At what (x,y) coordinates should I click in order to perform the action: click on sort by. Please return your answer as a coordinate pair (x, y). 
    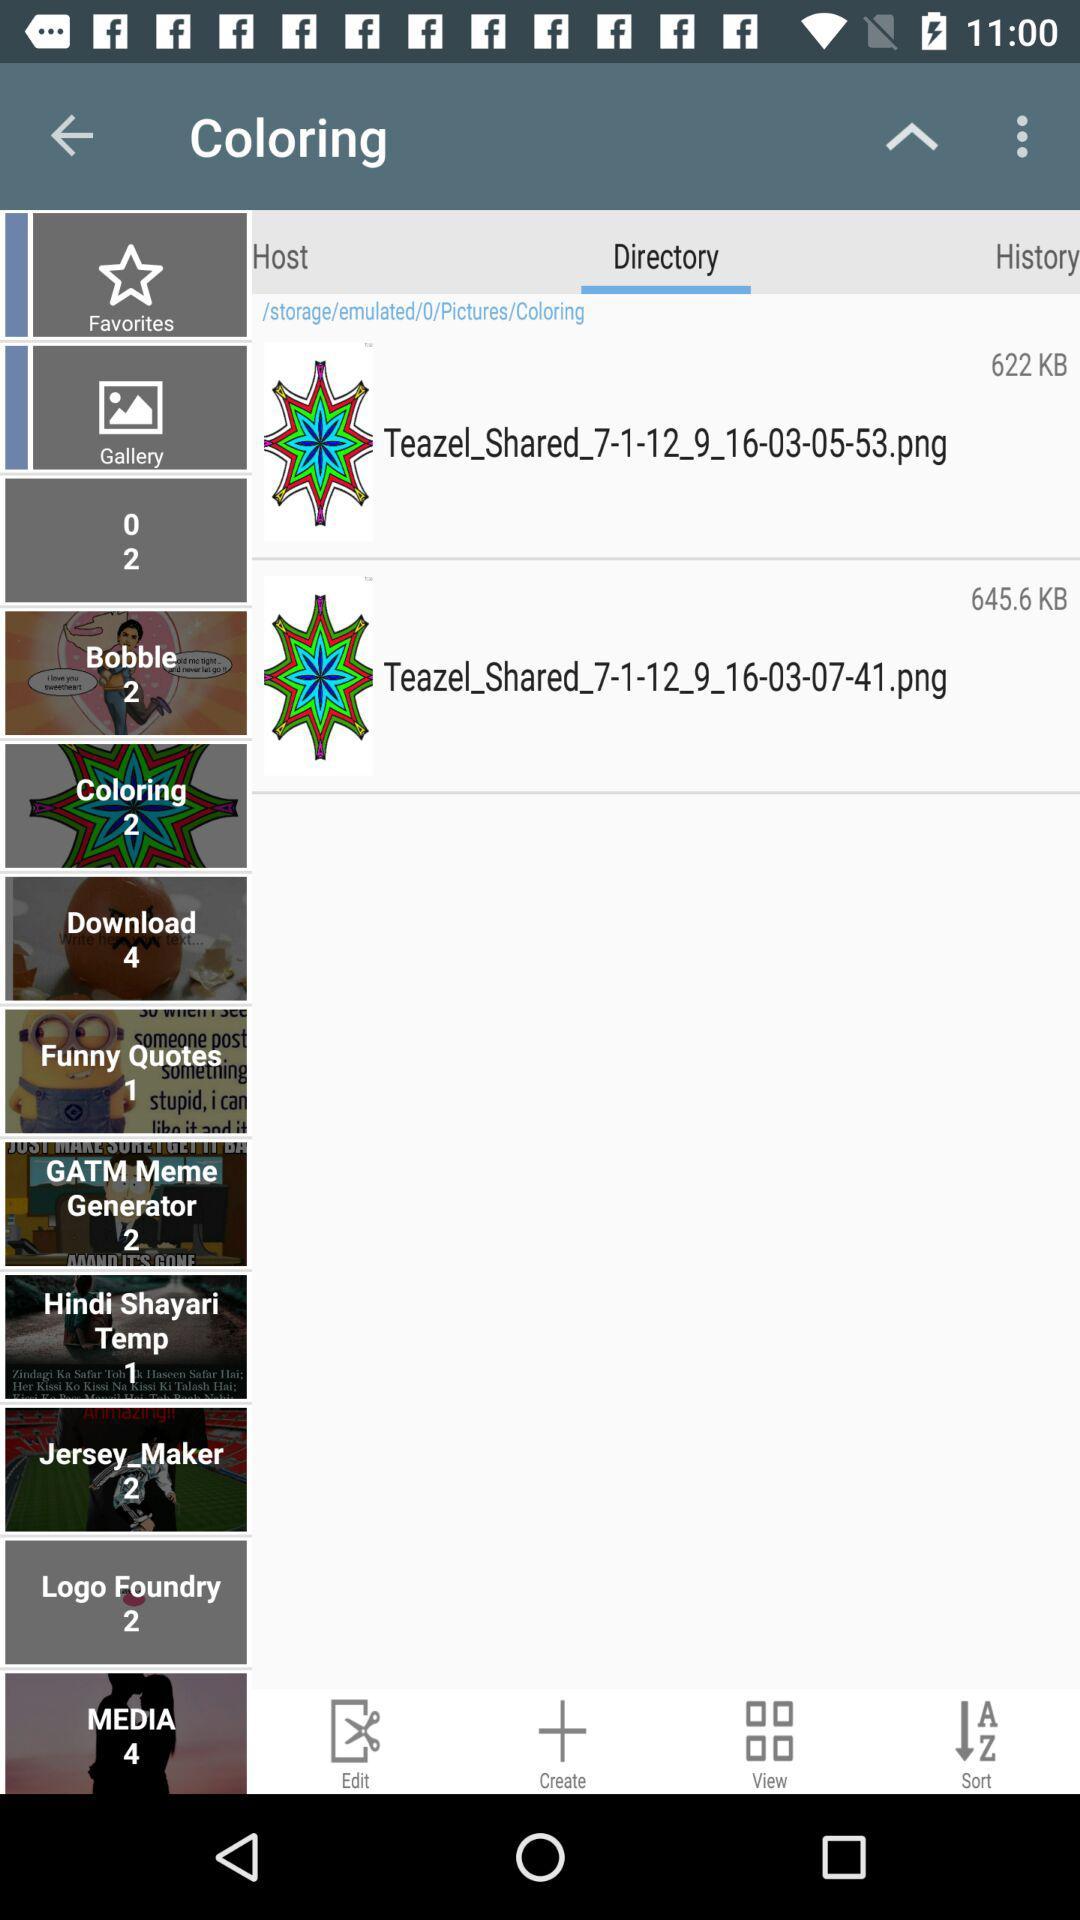
    Looking at the image, I should click on (975, 1740).